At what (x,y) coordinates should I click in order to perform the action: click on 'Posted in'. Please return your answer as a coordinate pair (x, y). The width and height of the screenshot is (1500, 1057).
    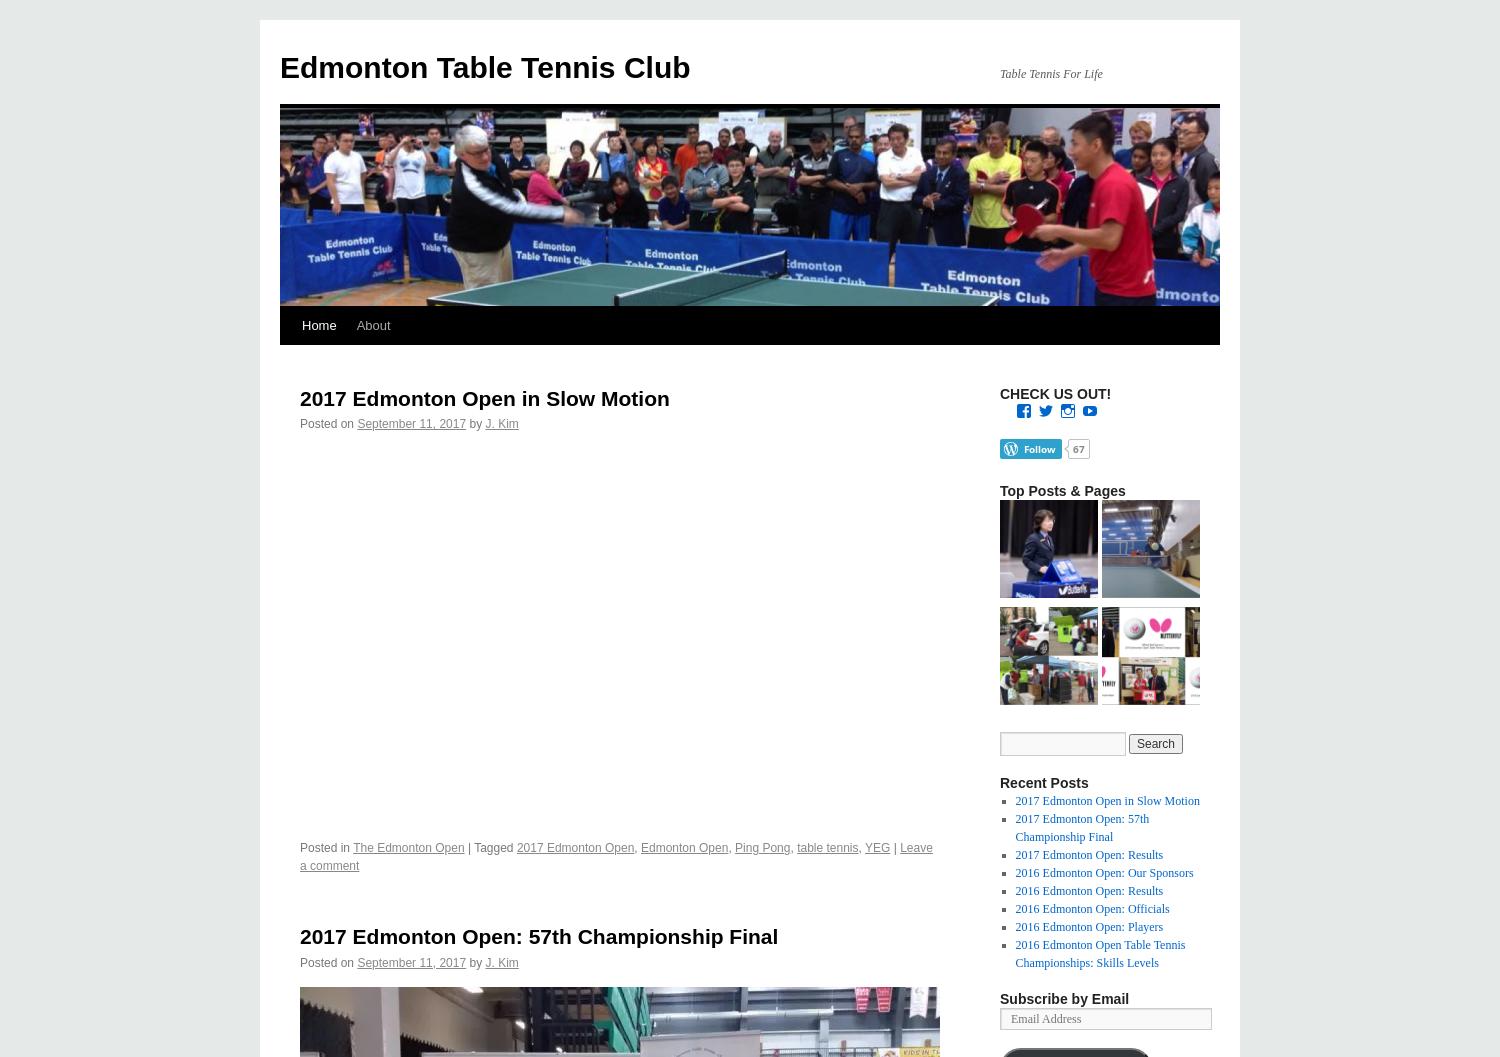
    Looking at the image, I should click on (324, 847).